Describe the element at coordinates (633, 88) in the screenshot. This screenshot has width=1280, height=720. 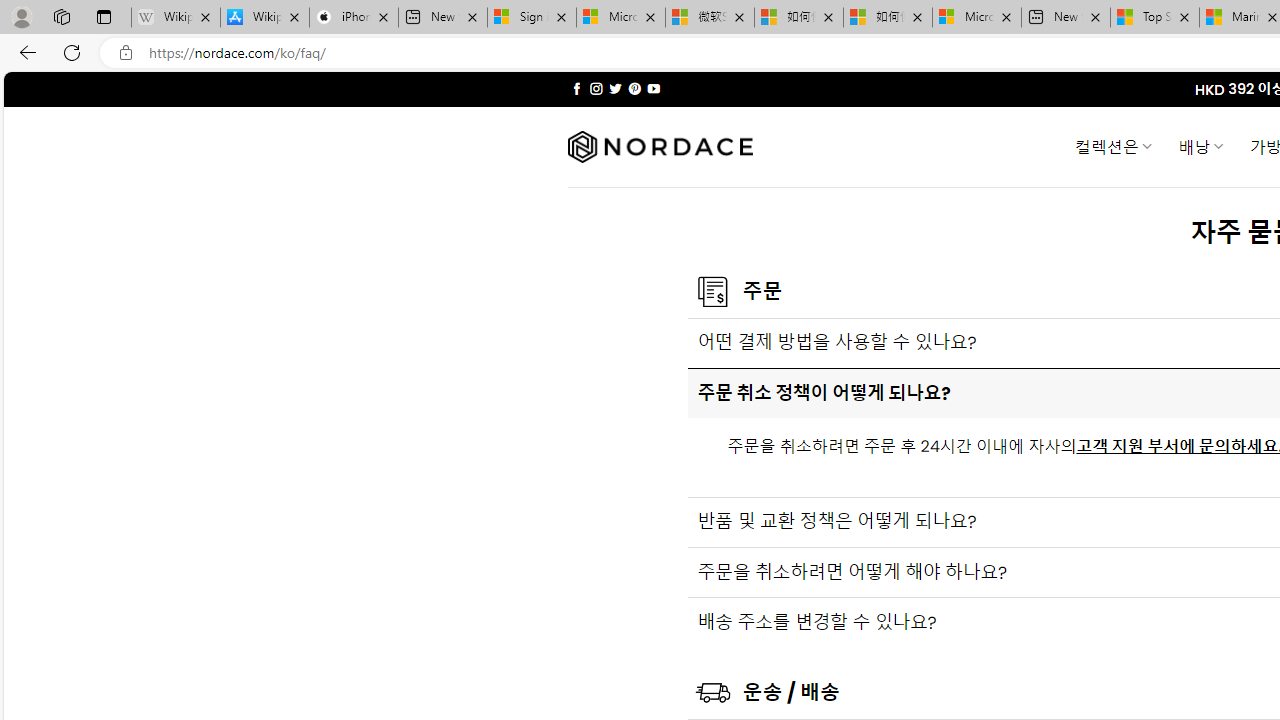
I see `'Follow on Pinterest'` at that location.